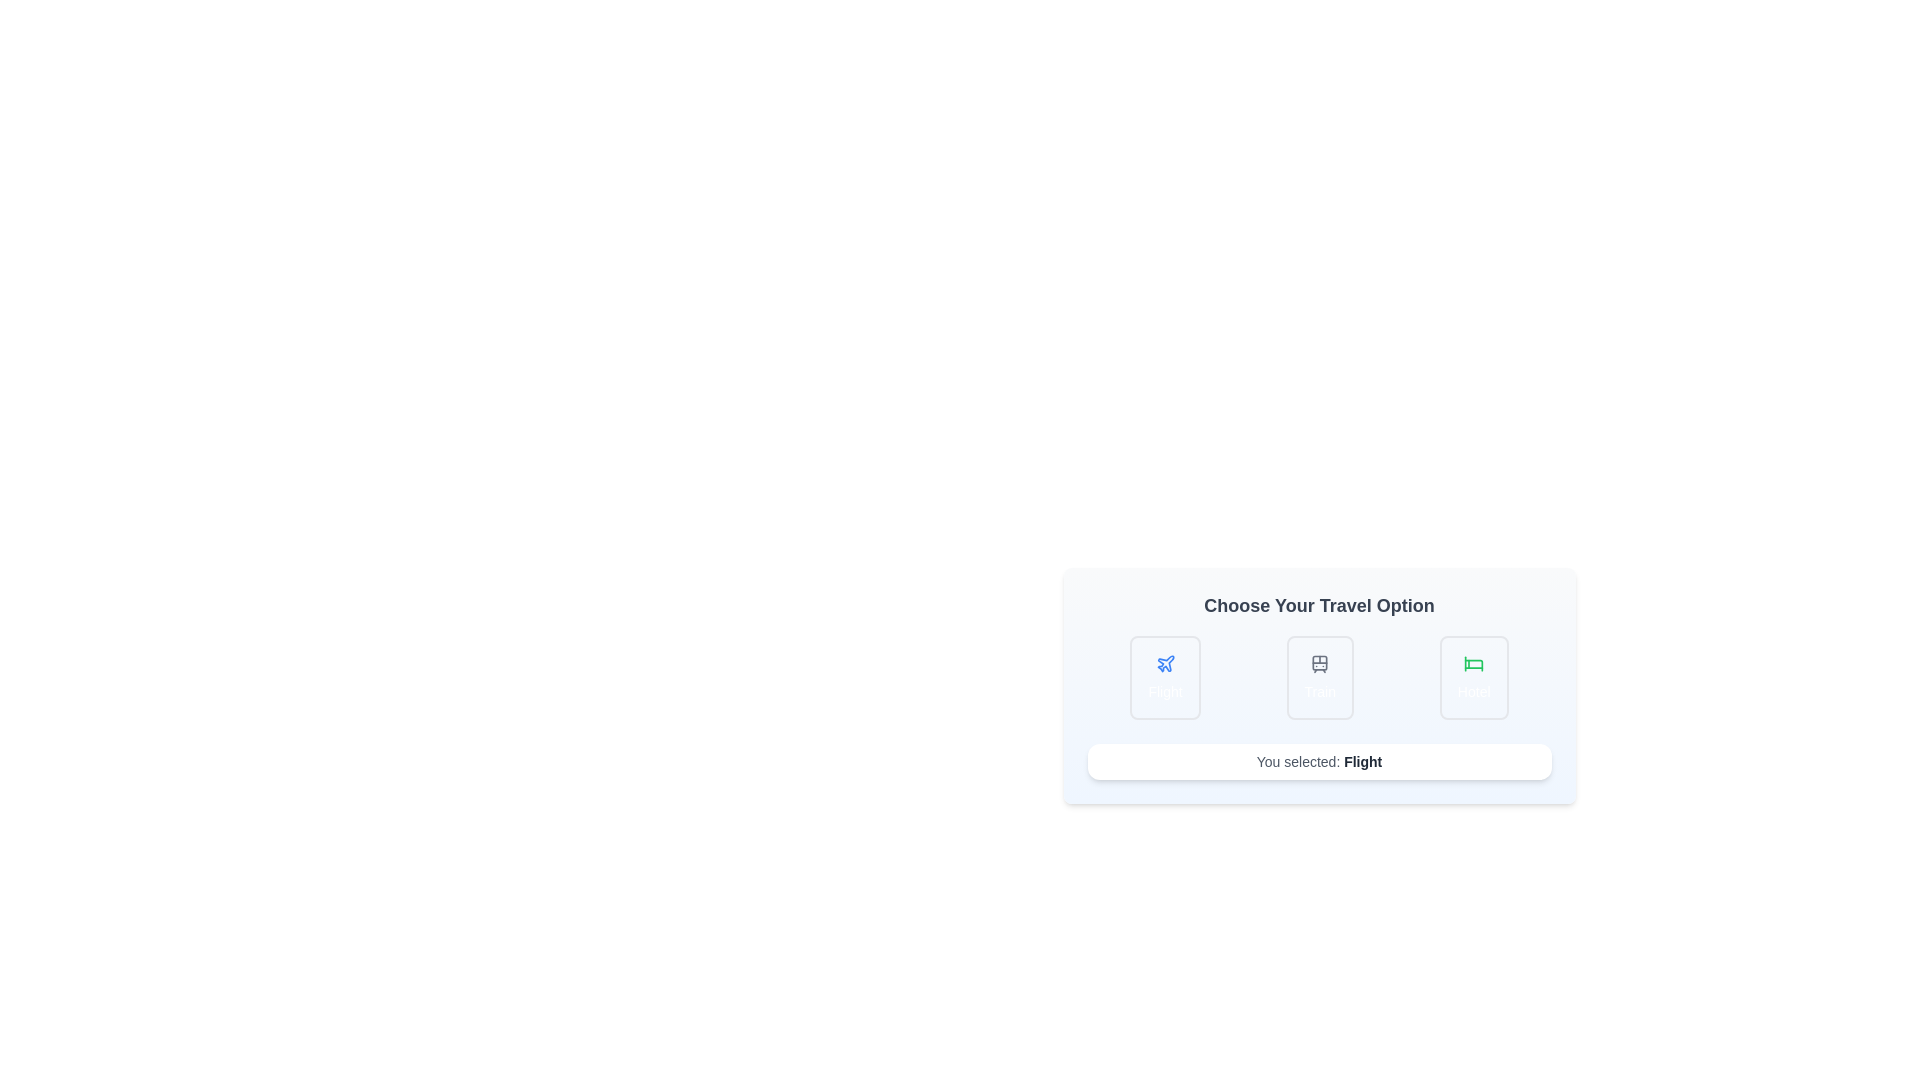 This screenshot has height=1080, width=1920. I want to click on the middle button in the travel mode selection group below the title 'Choose Your Travel Option', so click(1319, 677).